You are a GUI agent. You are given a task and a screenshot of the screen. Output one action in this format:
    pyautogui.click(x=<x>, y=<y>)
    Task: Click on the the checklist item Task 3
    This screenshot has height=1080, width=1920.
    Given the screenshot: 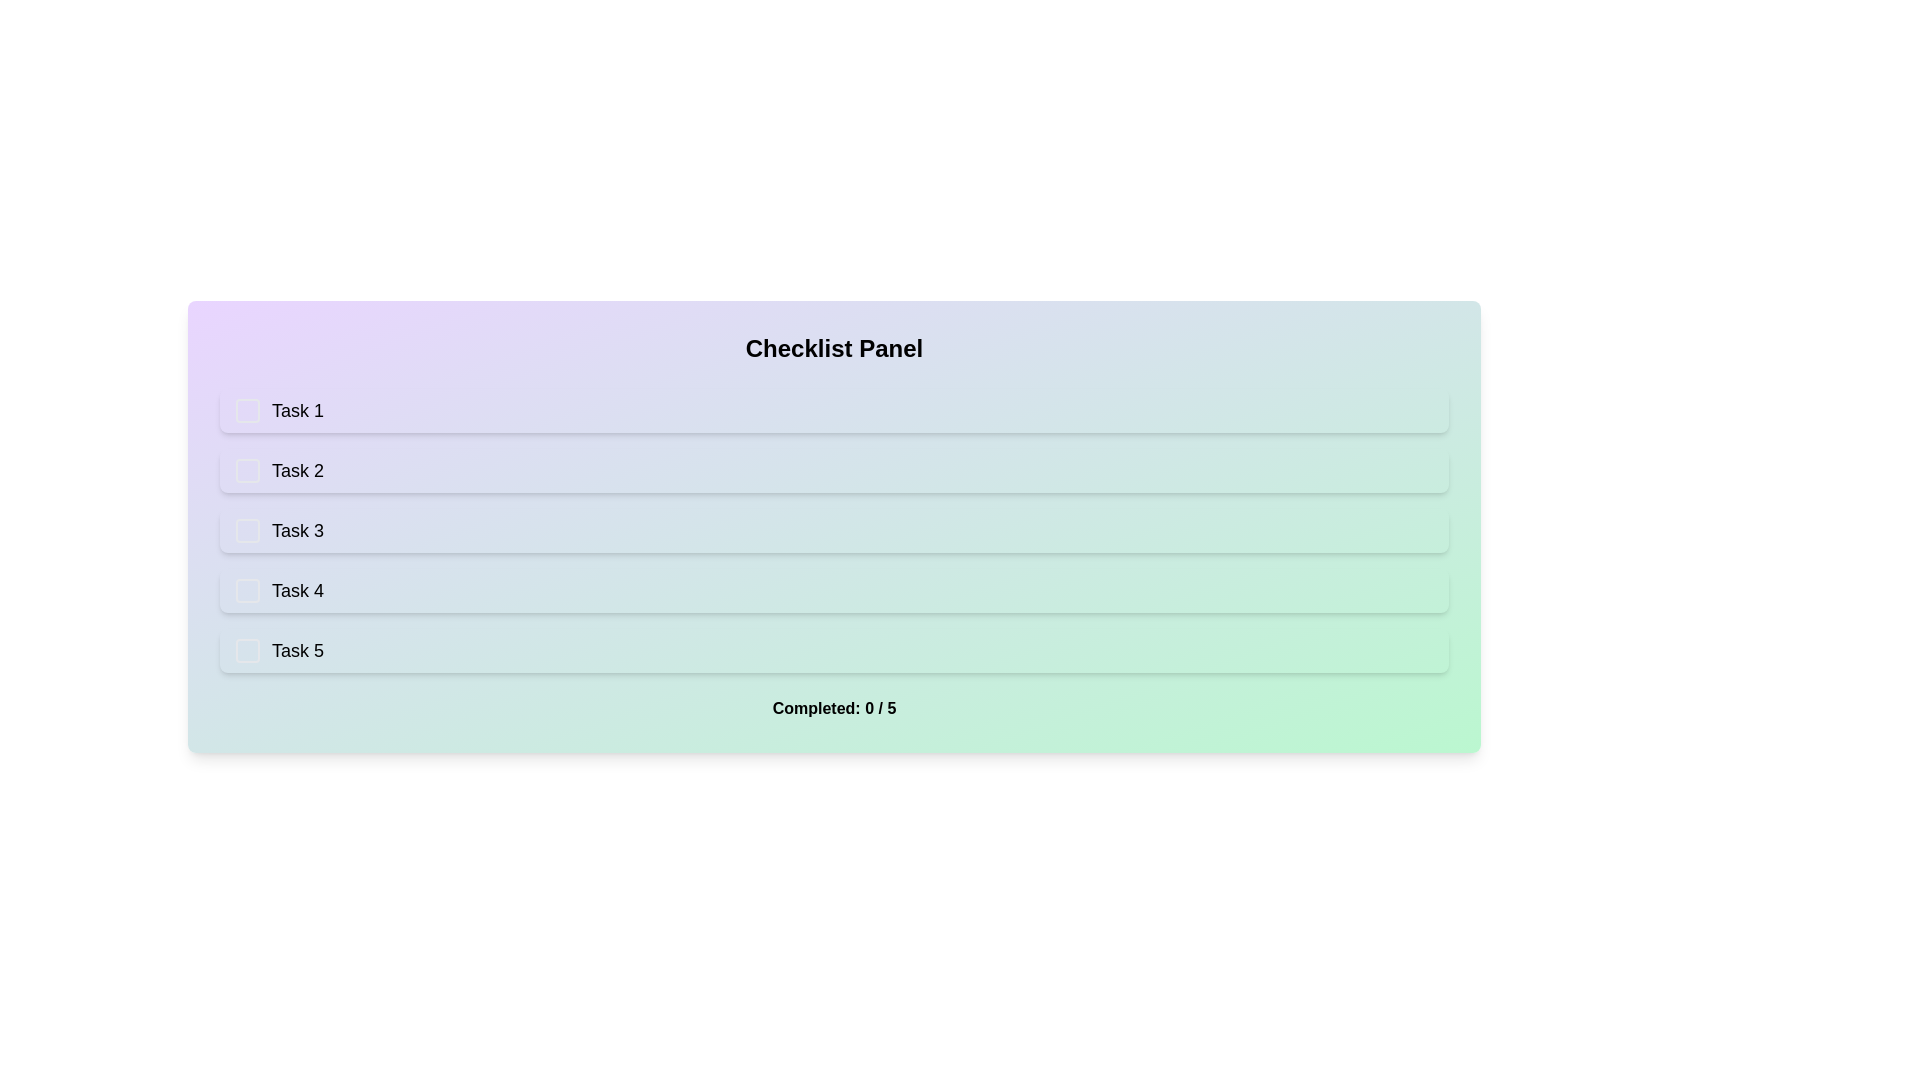 What is the action you would take?
    pyautogui.click(x=834, y=530)
    